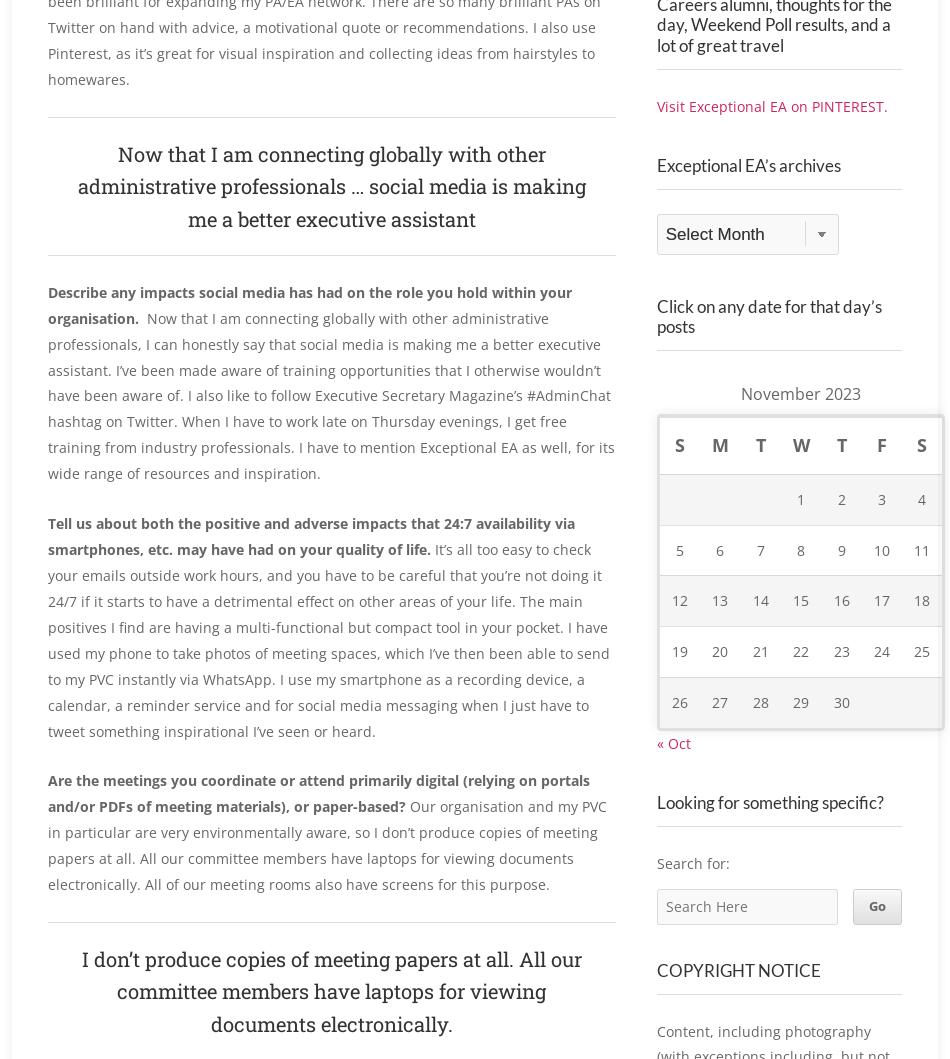  I want to click on '23', so click(831, 696).